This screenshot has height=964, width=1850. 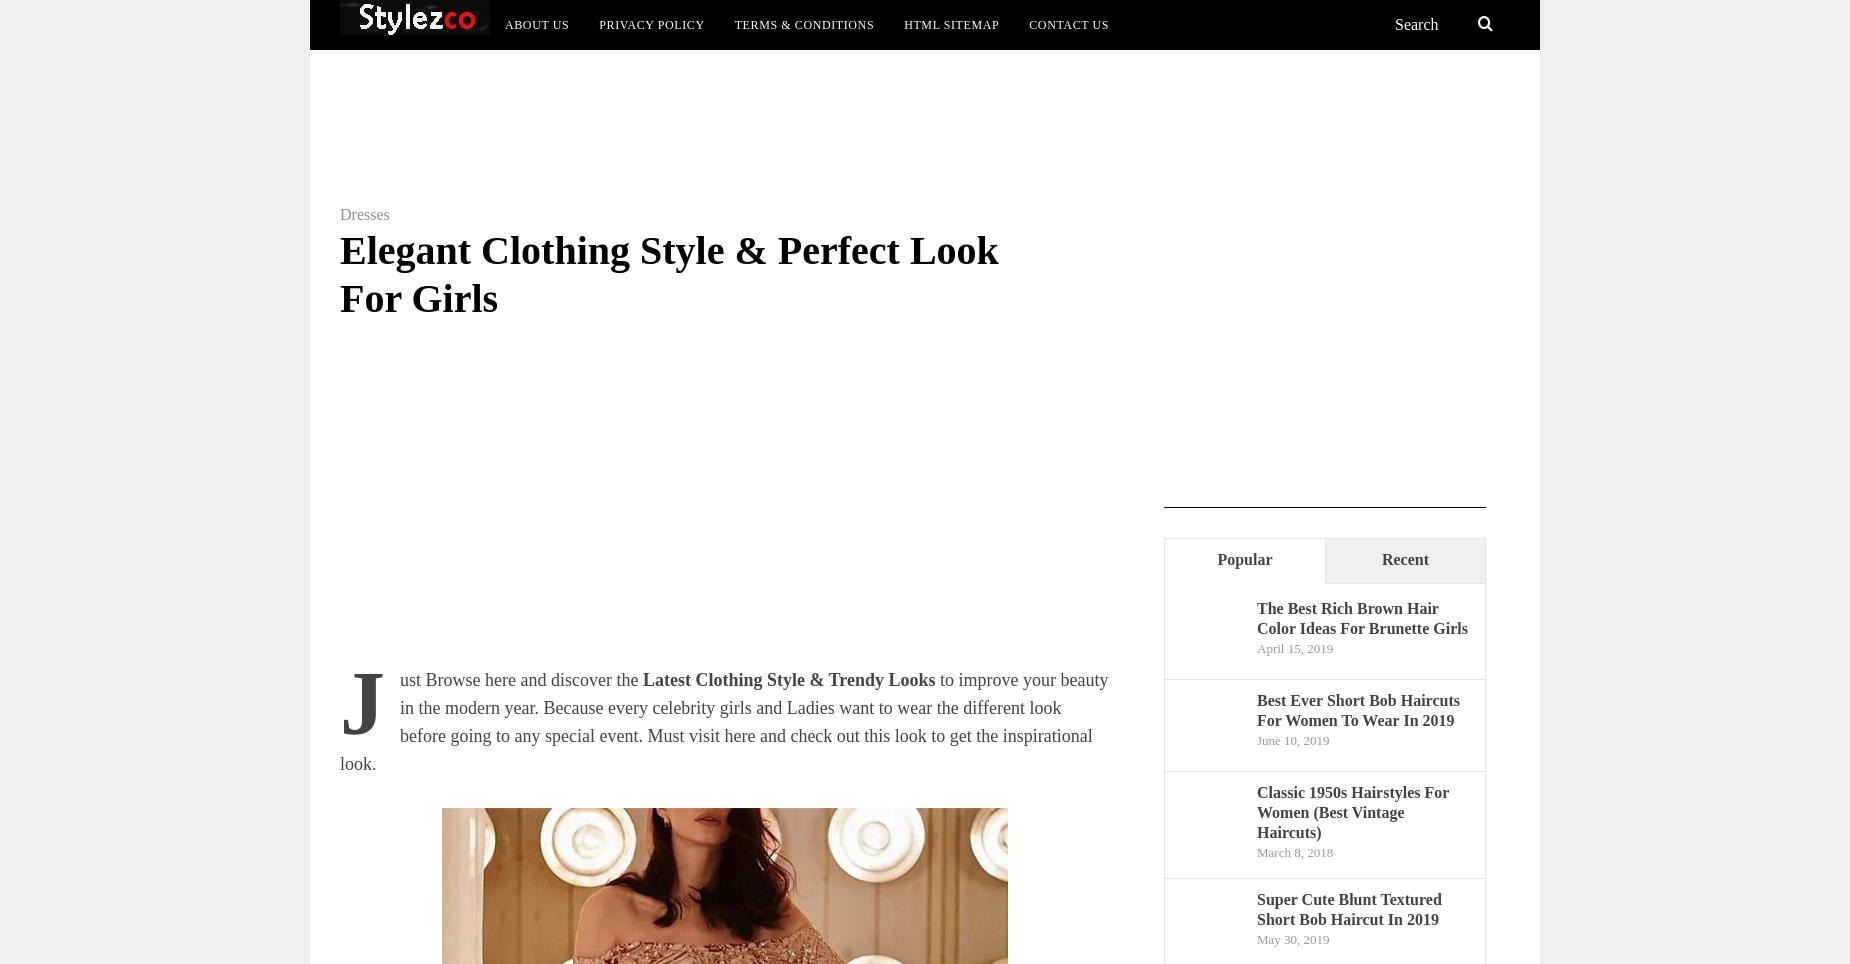 I want to click on 'Bob Haircuts', so click(x=1244, y=141).